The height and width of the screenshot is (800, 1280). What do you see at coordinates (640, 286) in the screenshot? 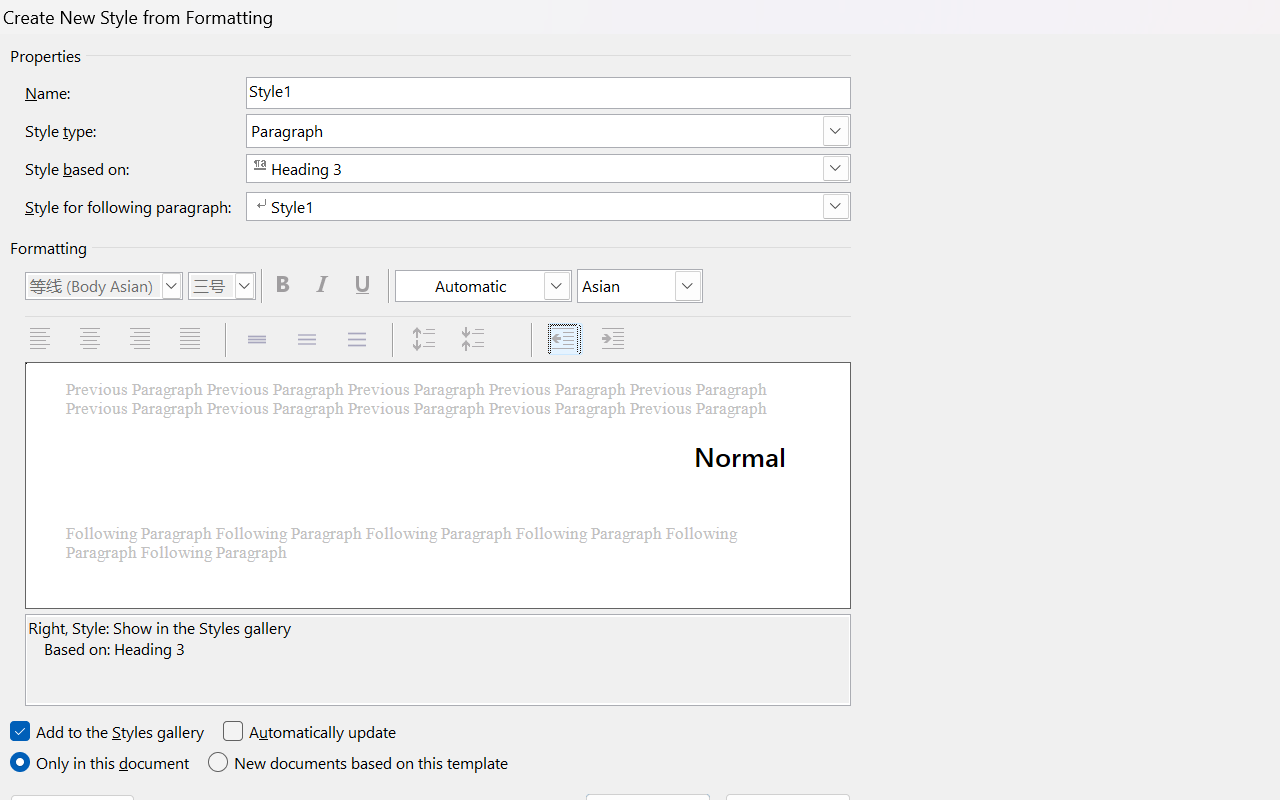
I see `'Formatting script'` at bounding box center [640, 286].